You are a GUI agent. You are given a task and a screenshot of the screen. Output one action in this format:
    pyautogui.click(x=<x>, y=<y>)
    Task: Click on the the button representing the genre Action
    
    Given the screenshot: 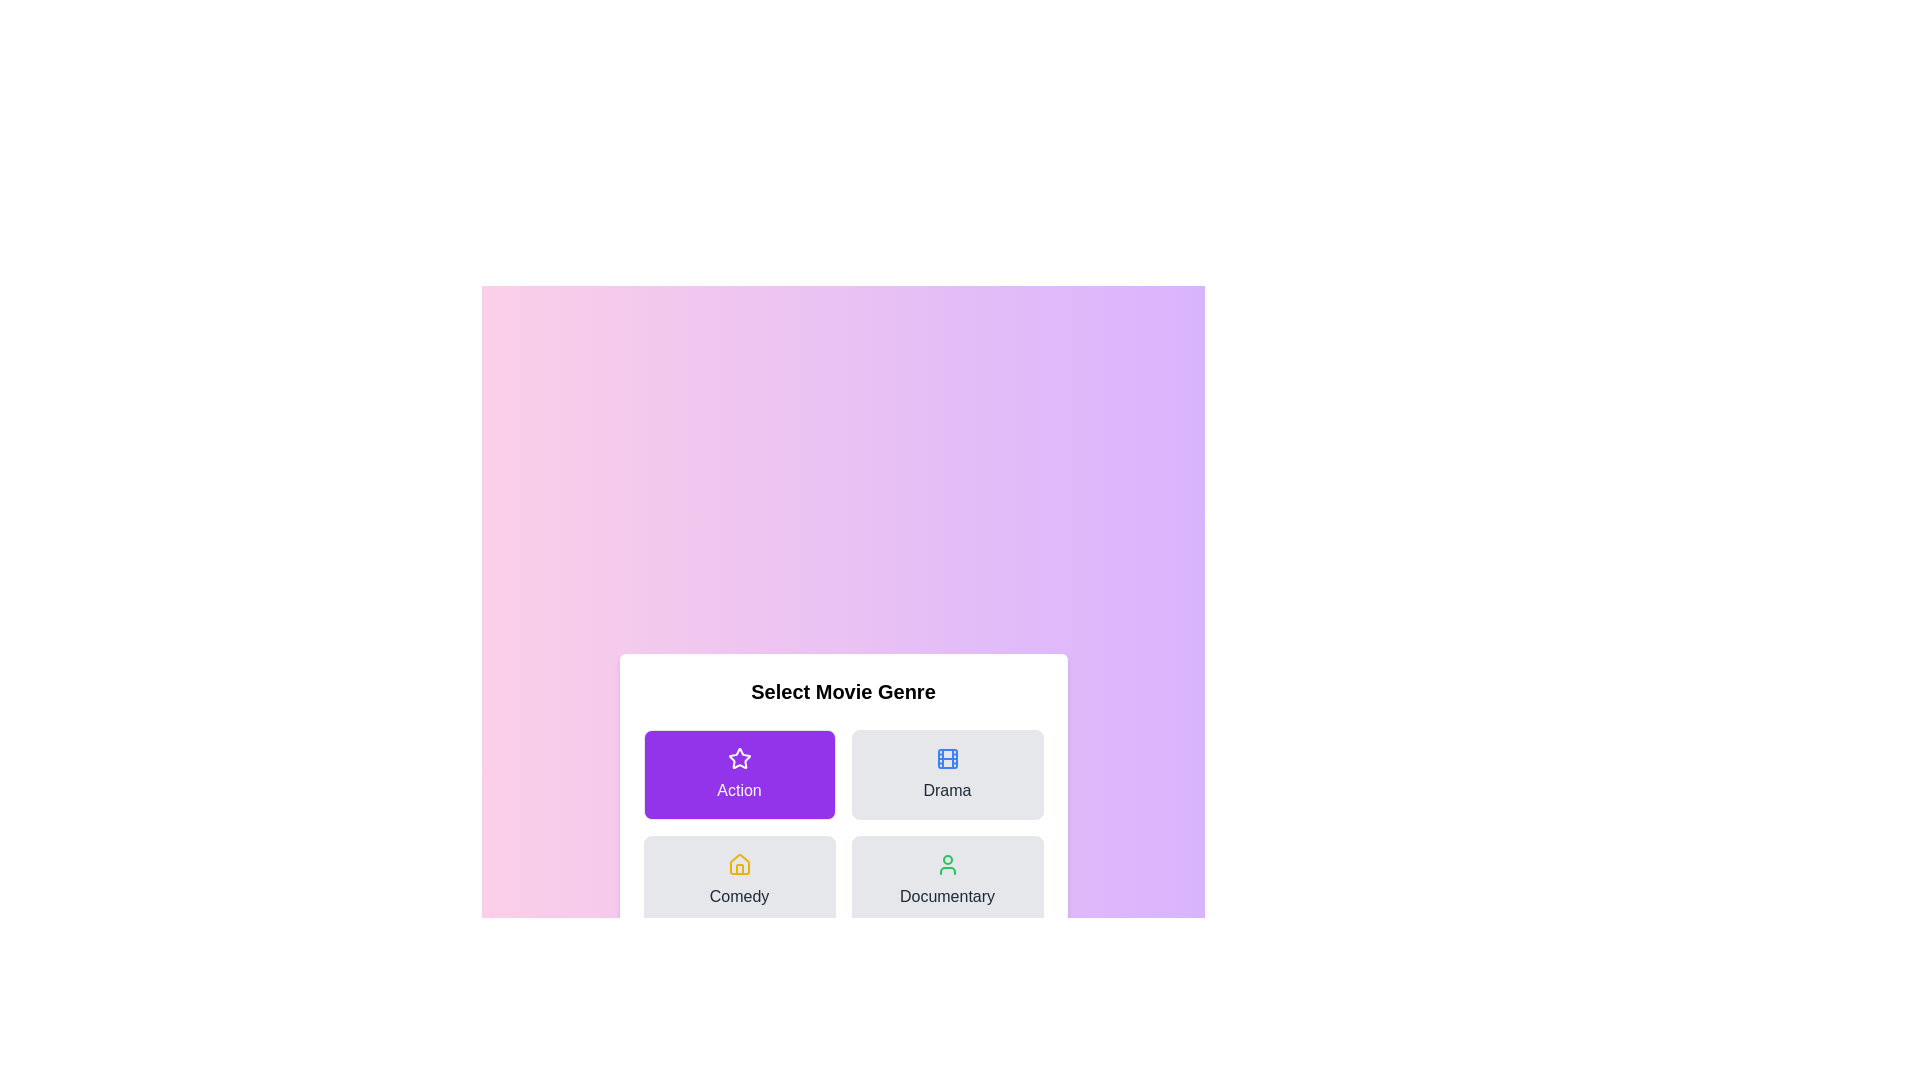 What is the action you would take?
    pyautogui.click(x=738, y=774)
    